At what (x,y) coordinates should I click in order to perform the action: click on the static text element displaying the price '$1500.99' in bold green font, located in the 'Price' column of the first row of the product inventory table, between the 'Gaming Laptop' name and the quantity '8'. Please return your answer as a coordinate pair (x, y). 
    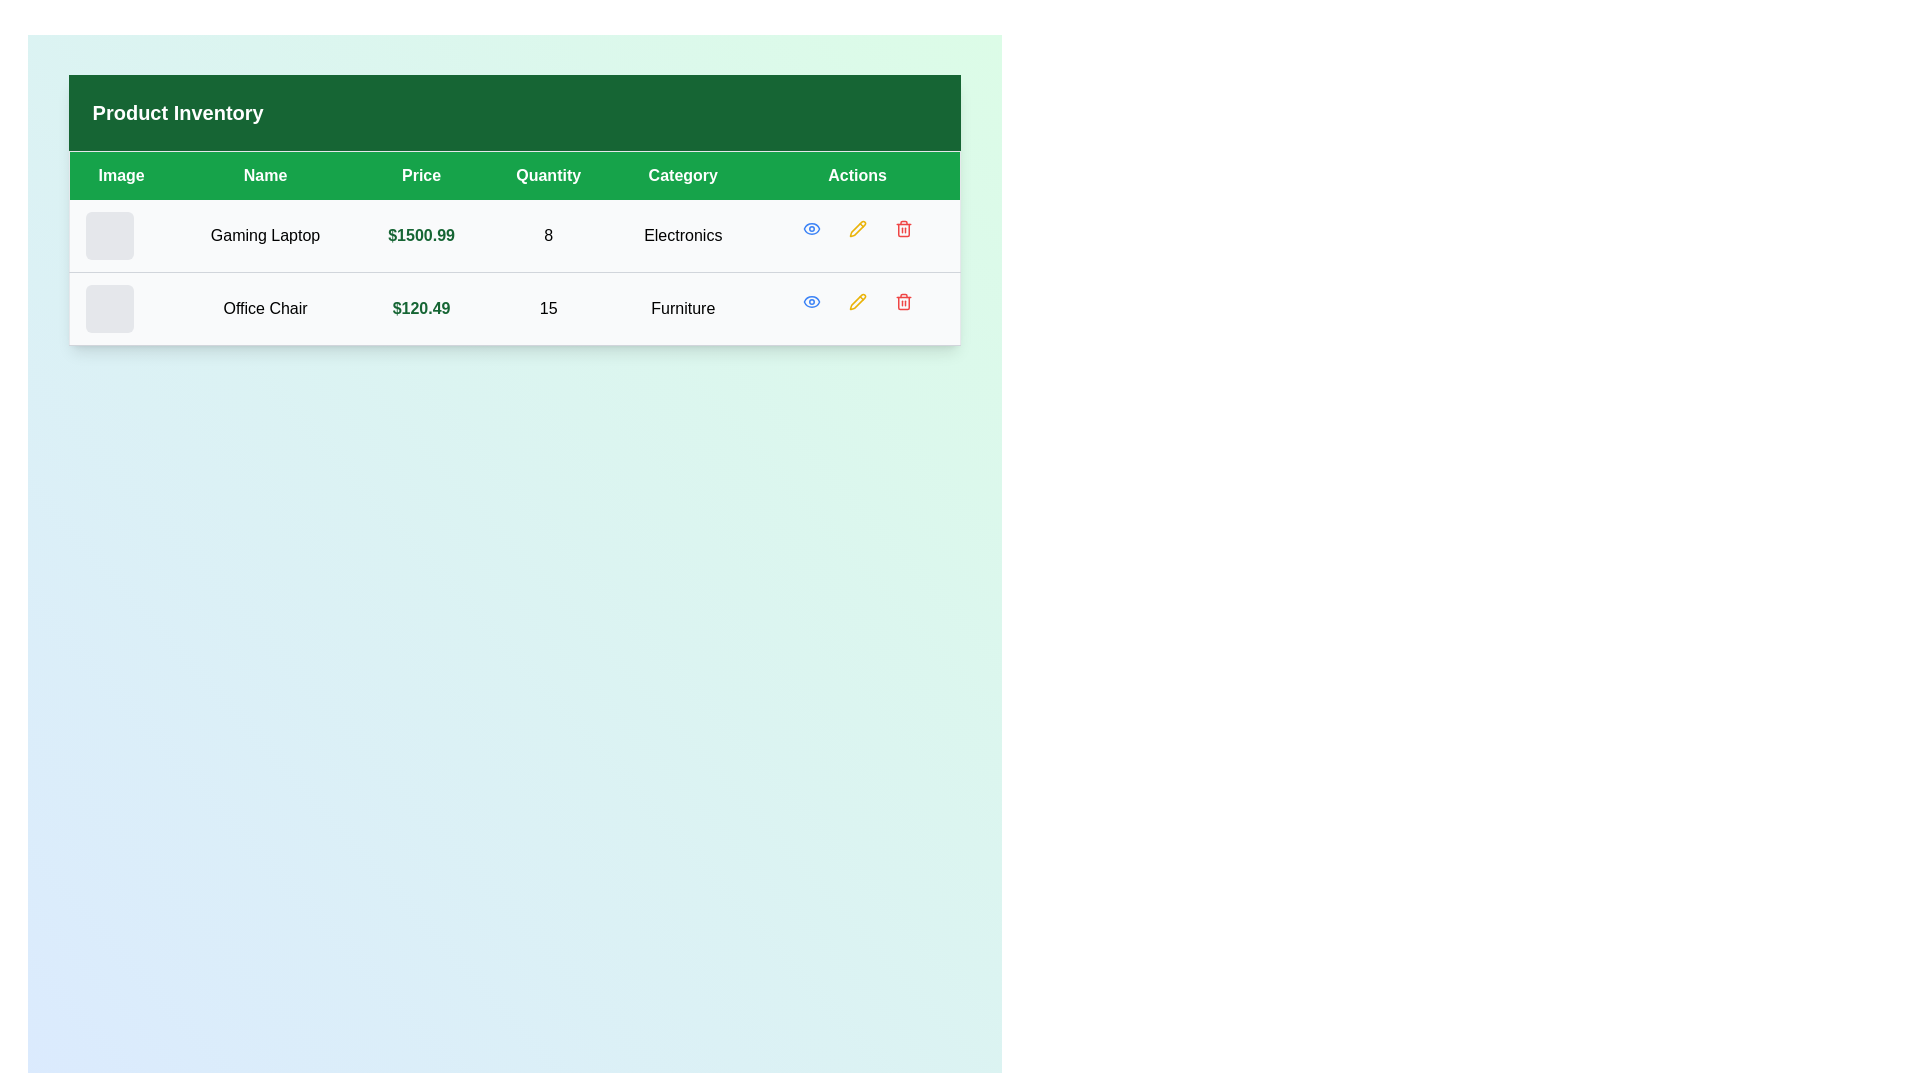
    Looking at the image, I should click on (420, 235).